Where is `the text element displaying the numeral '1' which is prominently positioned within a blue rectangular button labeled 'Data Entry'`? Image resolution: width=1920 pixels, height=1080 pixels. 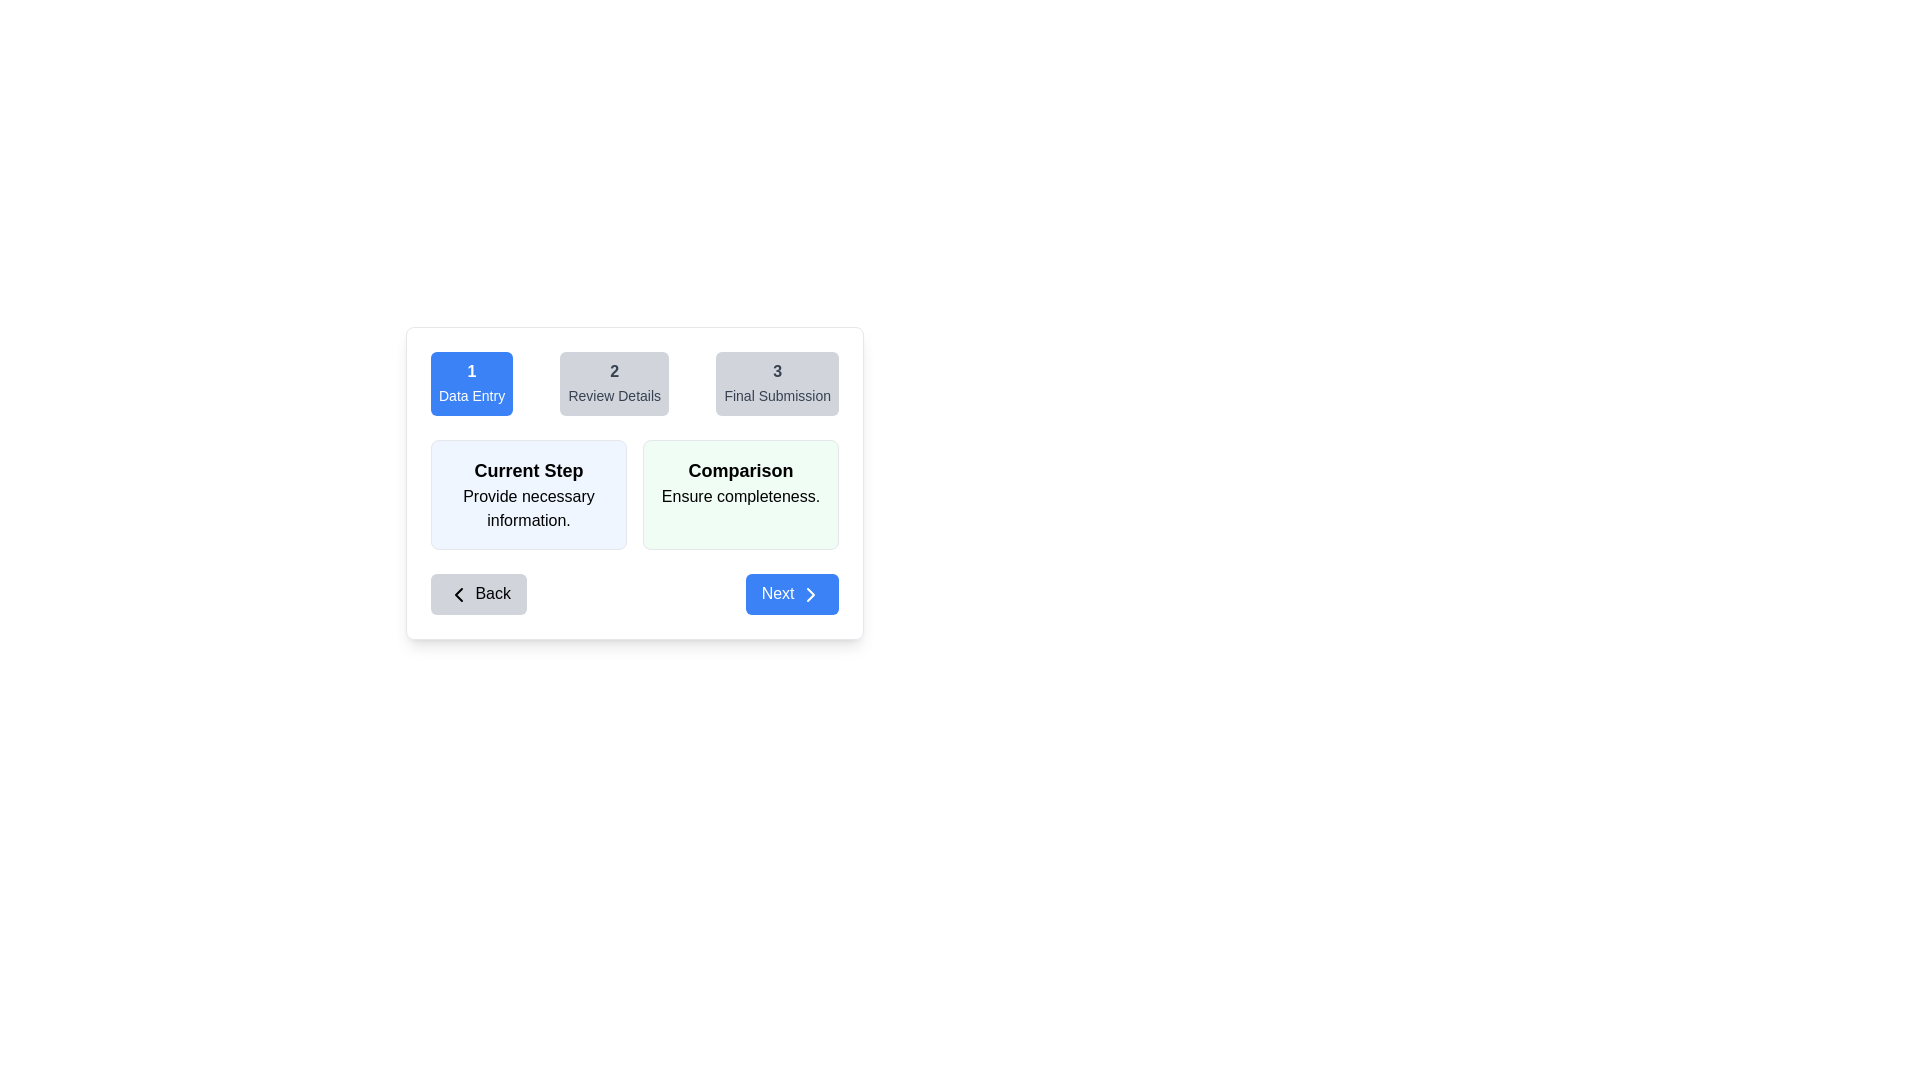 the text element displaying the numeral '1' which is prominently positioned within a blue rectangular button labeled 'Data Entry' is located at coordinates (471, 371).